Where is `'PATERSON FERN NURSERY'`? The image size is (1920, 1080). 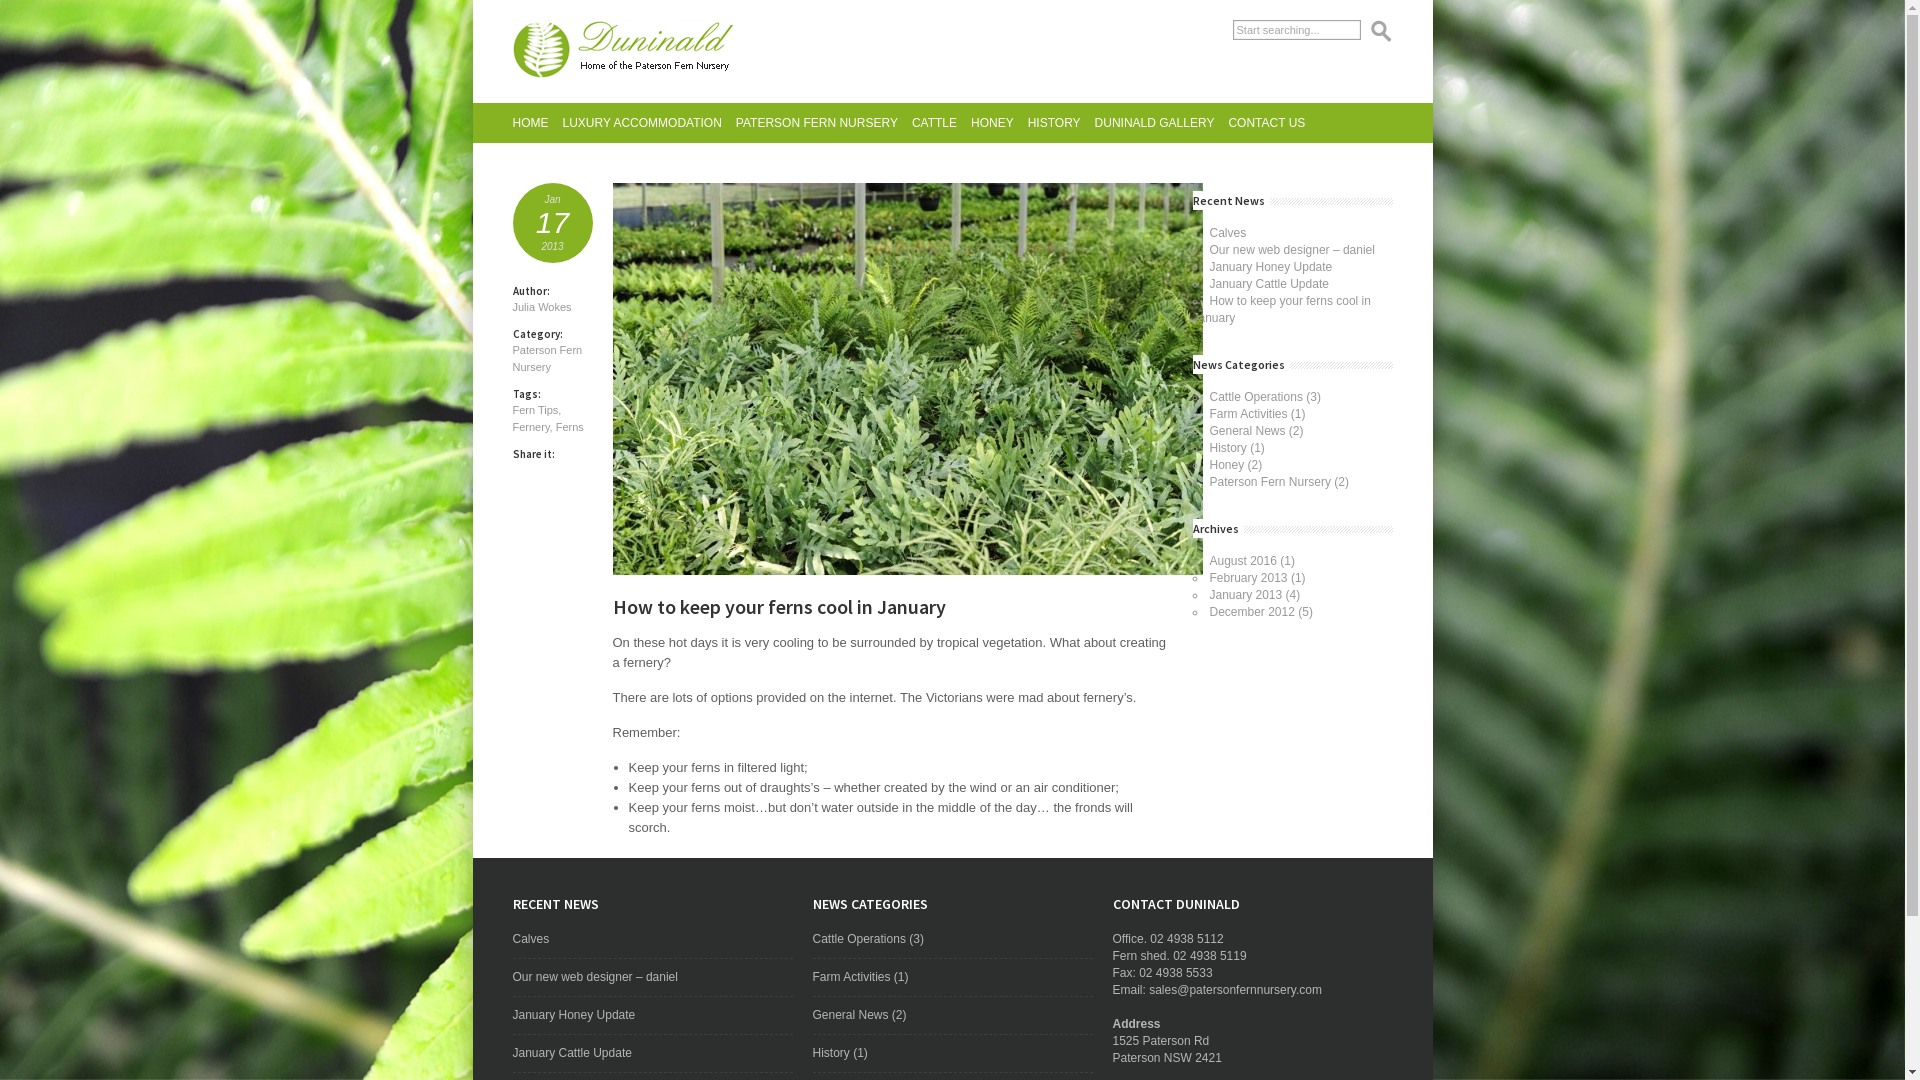
'PATERSON FERN NURSERY' is located at coordinates (816, 123).